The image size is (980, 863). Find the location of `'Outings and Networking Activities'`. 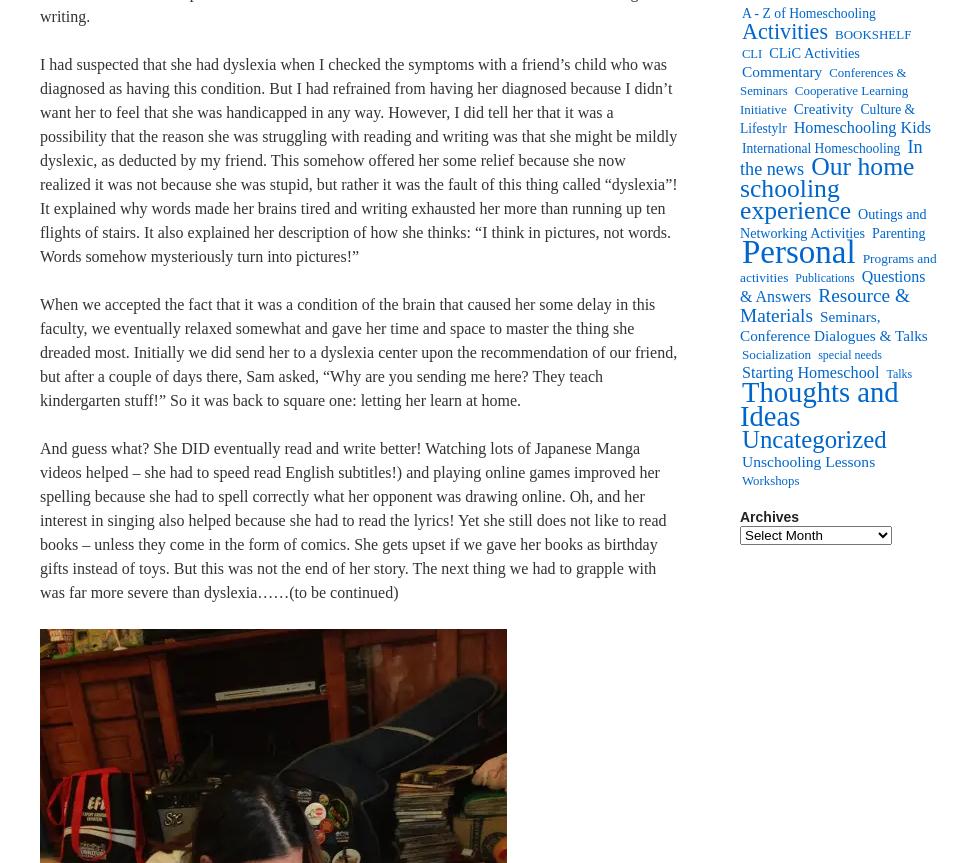

'Outings and Networking Activities' is located at coordinates (739, 223).